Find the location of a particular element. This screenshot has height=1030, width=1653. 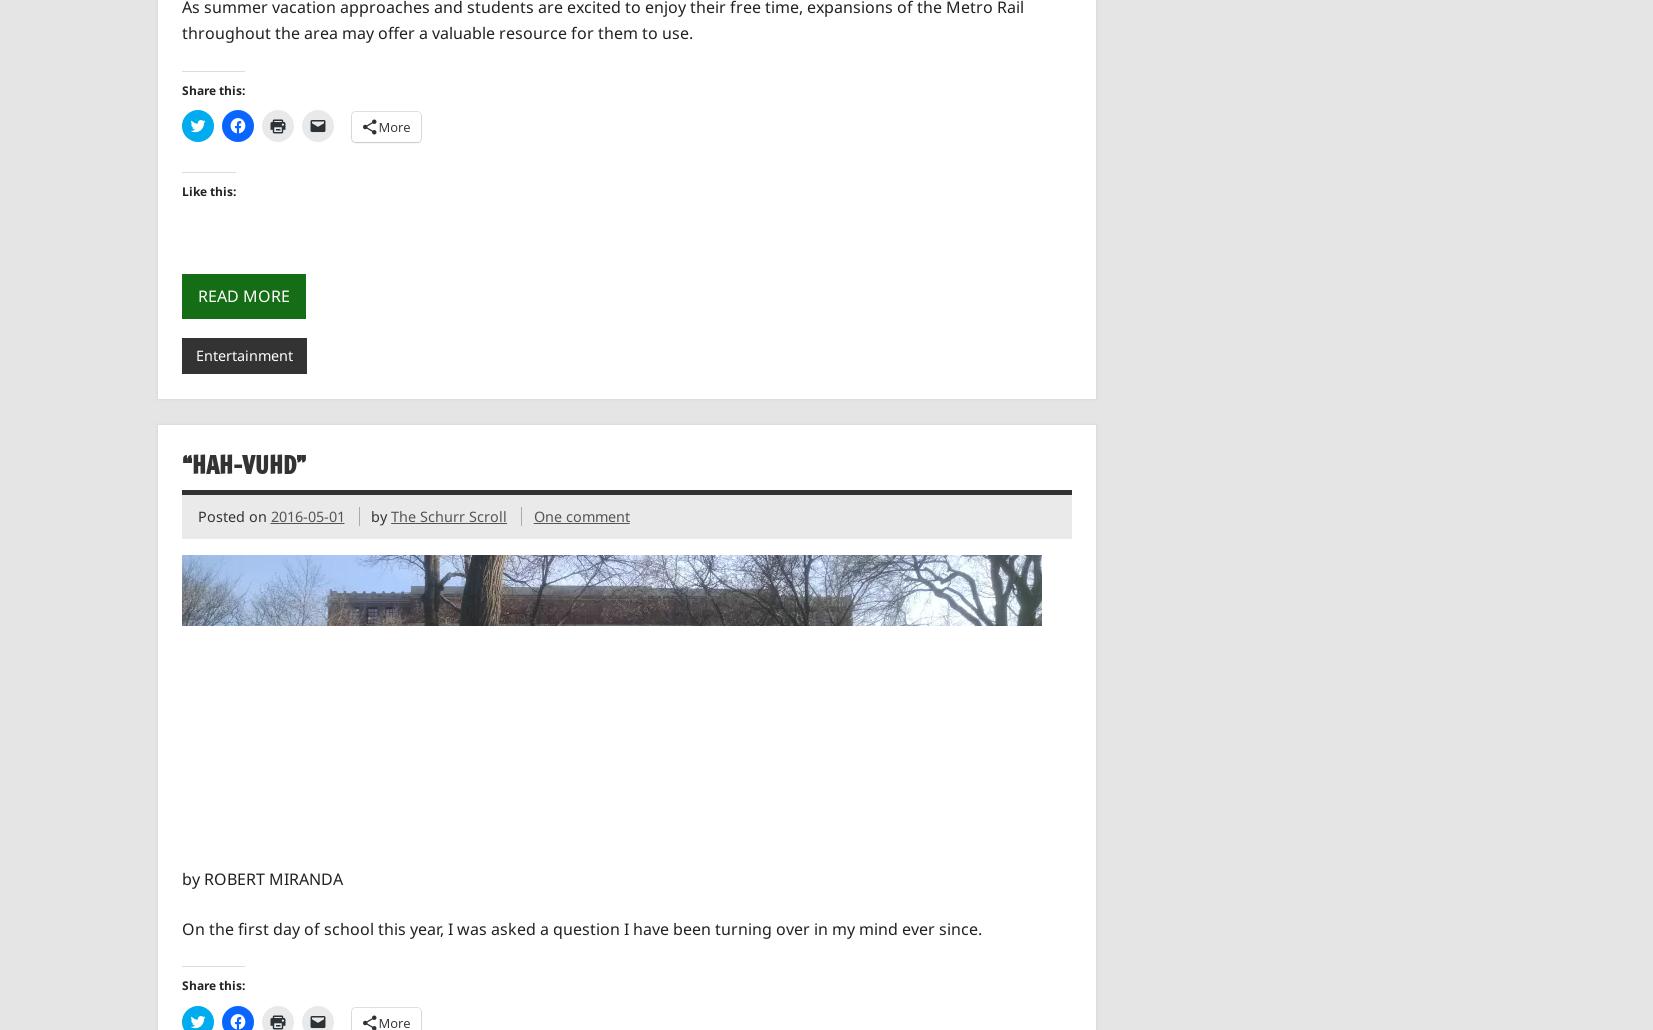

'Read more' is located at coordinates (196, 295).